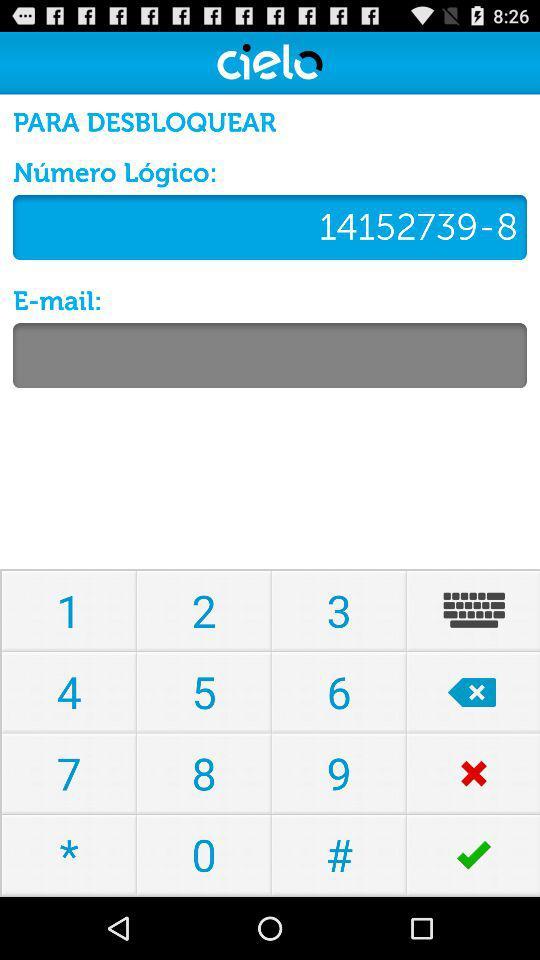  Describe the element at coordinates (270, 355) in the screenshot. I see `text entry field` at that location.